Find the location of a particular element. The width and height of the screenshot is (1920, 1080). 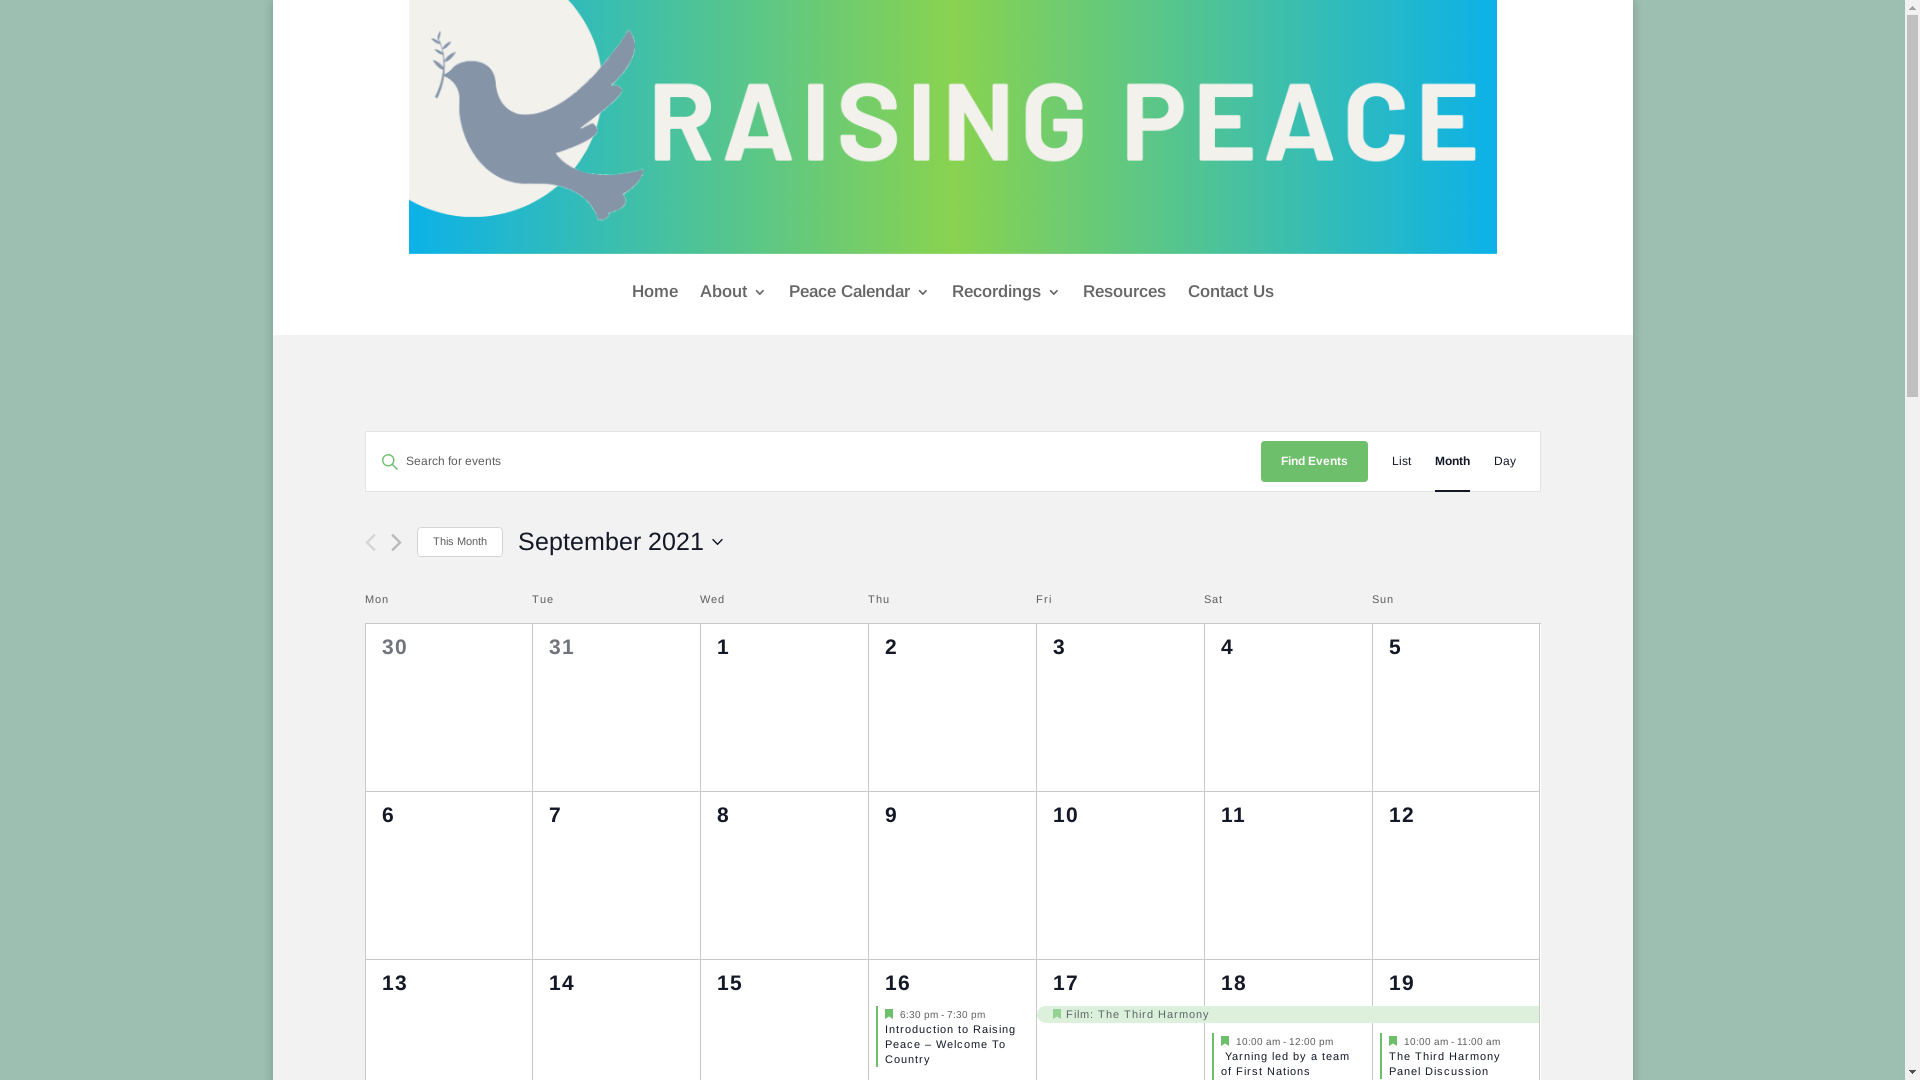

'Find Events' is located at coordinates (1313, 461).